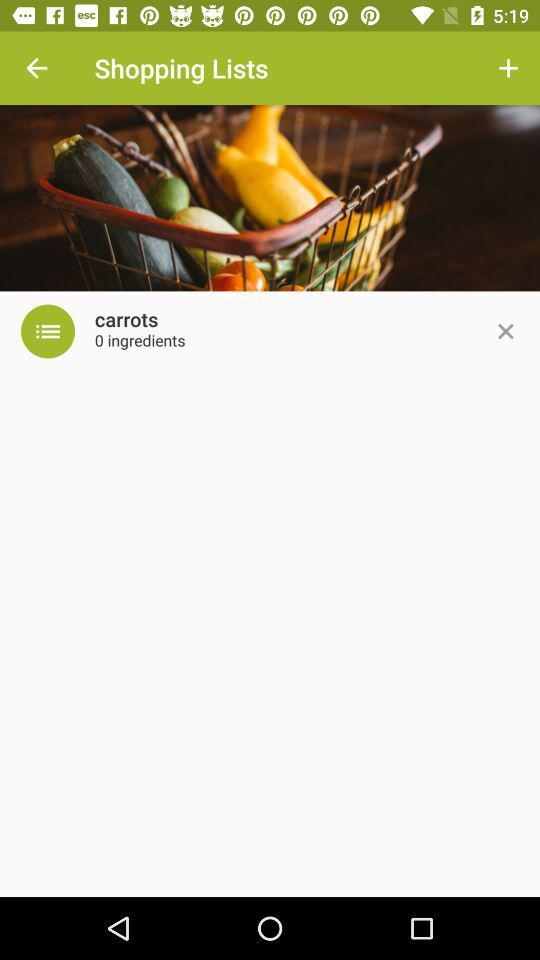 The image size is (540, 960). Describe the element at coordinates (36, 68) in the screenshot. I see `the icon to the left of the shopping lists item` at that location.